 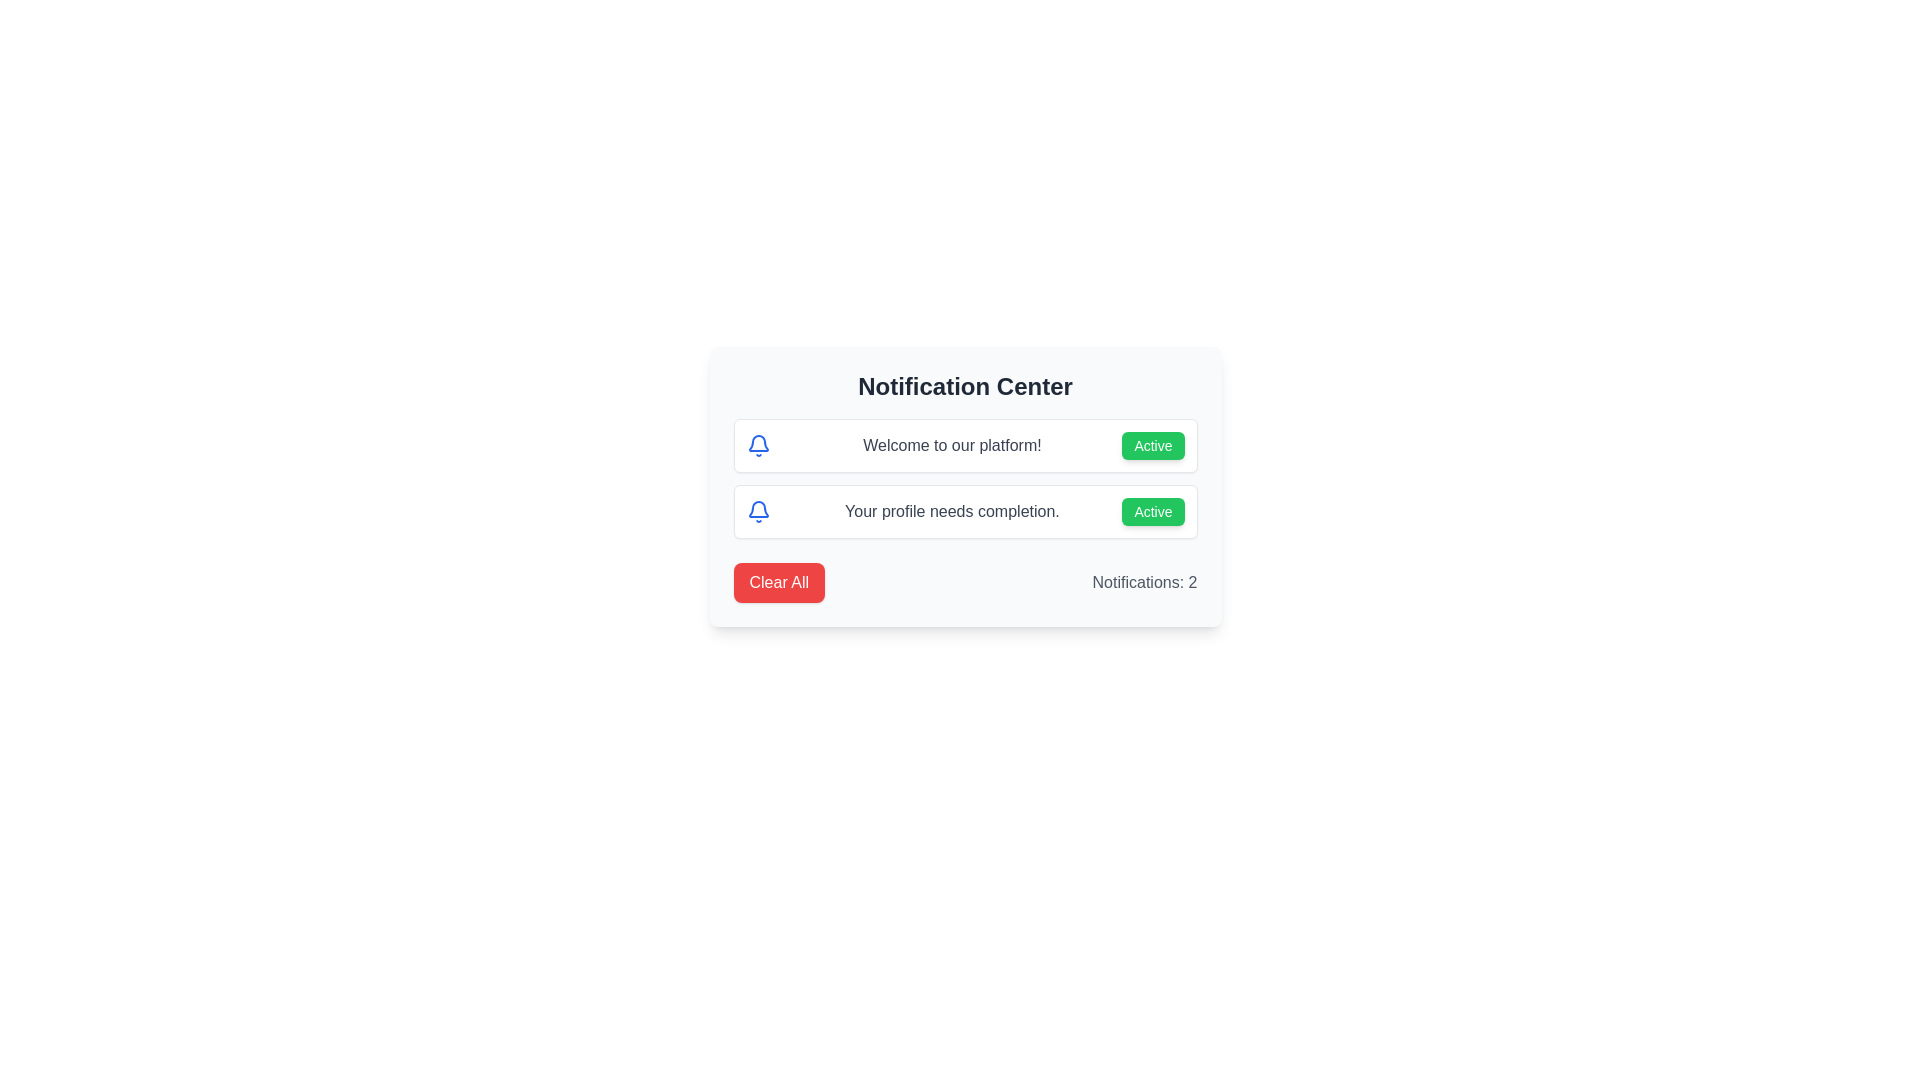 I want to click on the rectangular button labeled 'Active' with a green background, so click(x=1153, y=511).